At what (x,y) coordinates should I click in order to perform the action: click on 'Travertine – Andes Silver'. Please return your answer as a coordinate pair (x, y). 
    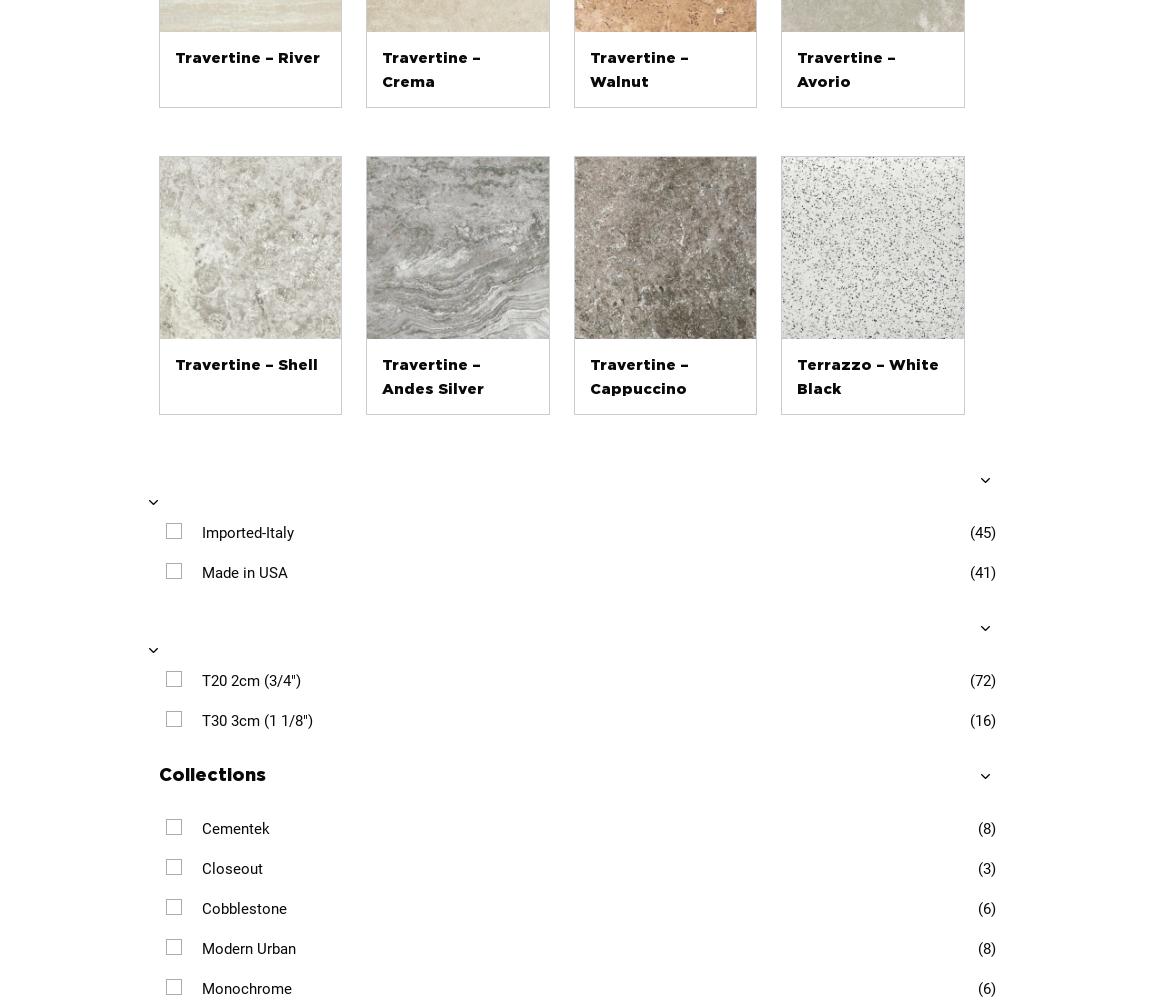
    Looking at the image, I should click on (432, 375).